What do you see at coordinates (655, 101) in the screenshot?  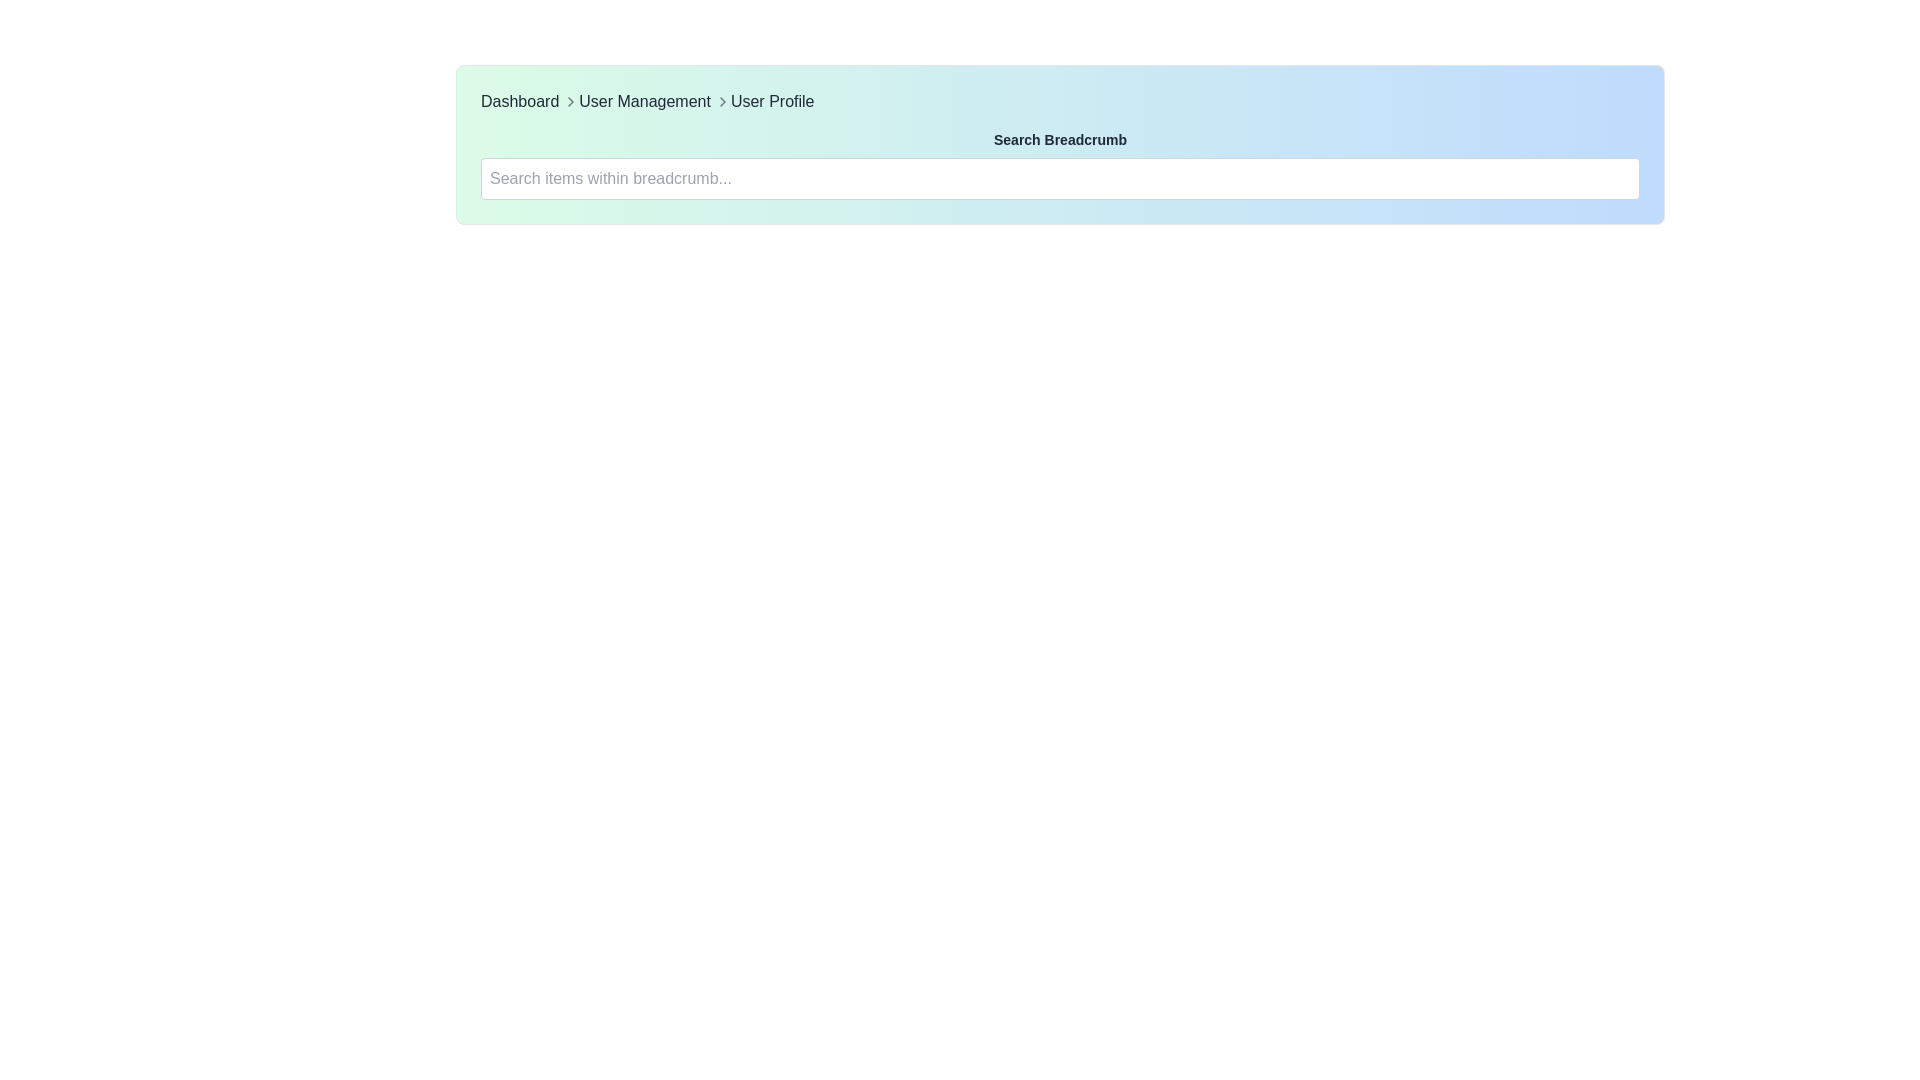 I see `the interactive text link labeled 'User Management' in the breadcrumb navigation` at bounding box center [655, 101].